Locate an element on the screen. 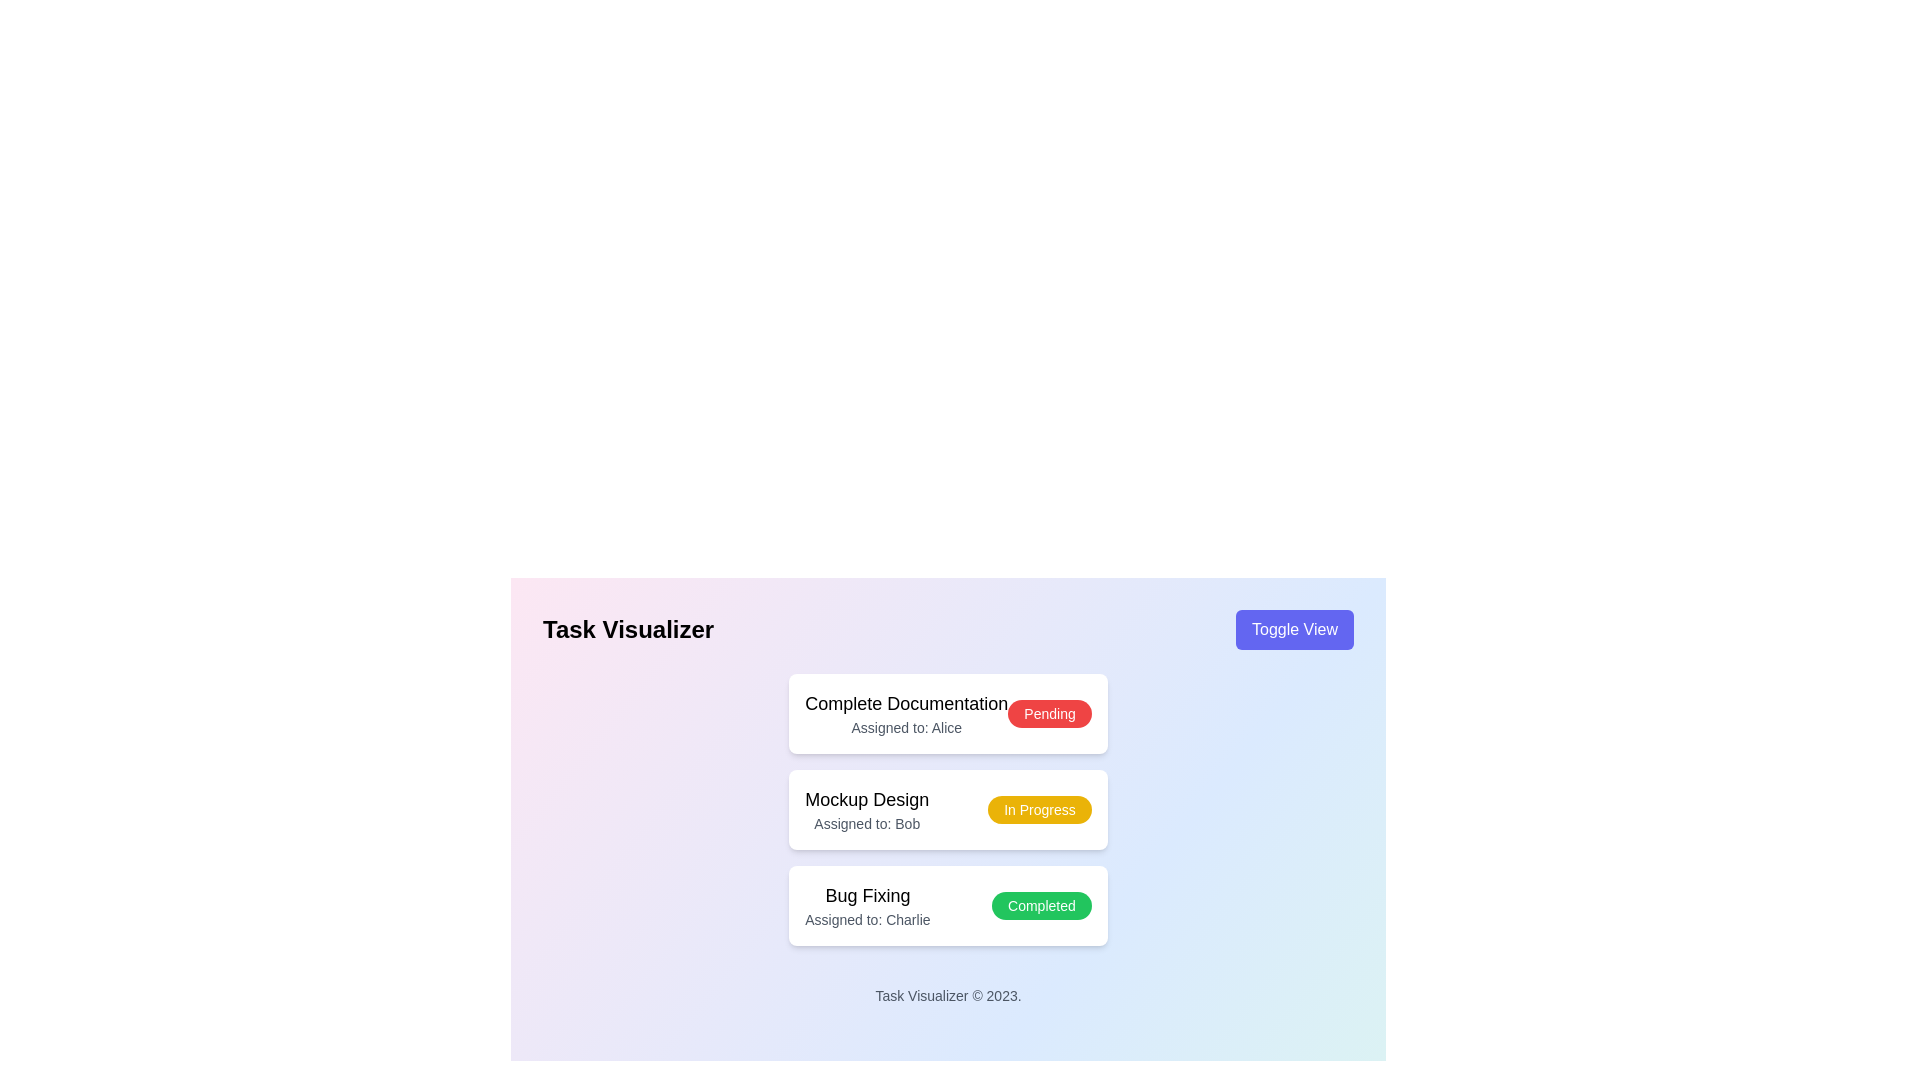 The width and height of the screenshot is (1920, 1080). task details from the 'Mockup Design' card, which is the second card in the vertical list of task cards, displaying the title and assigned person along with the 'In Progress' badge is located at coordinates (947, 810).